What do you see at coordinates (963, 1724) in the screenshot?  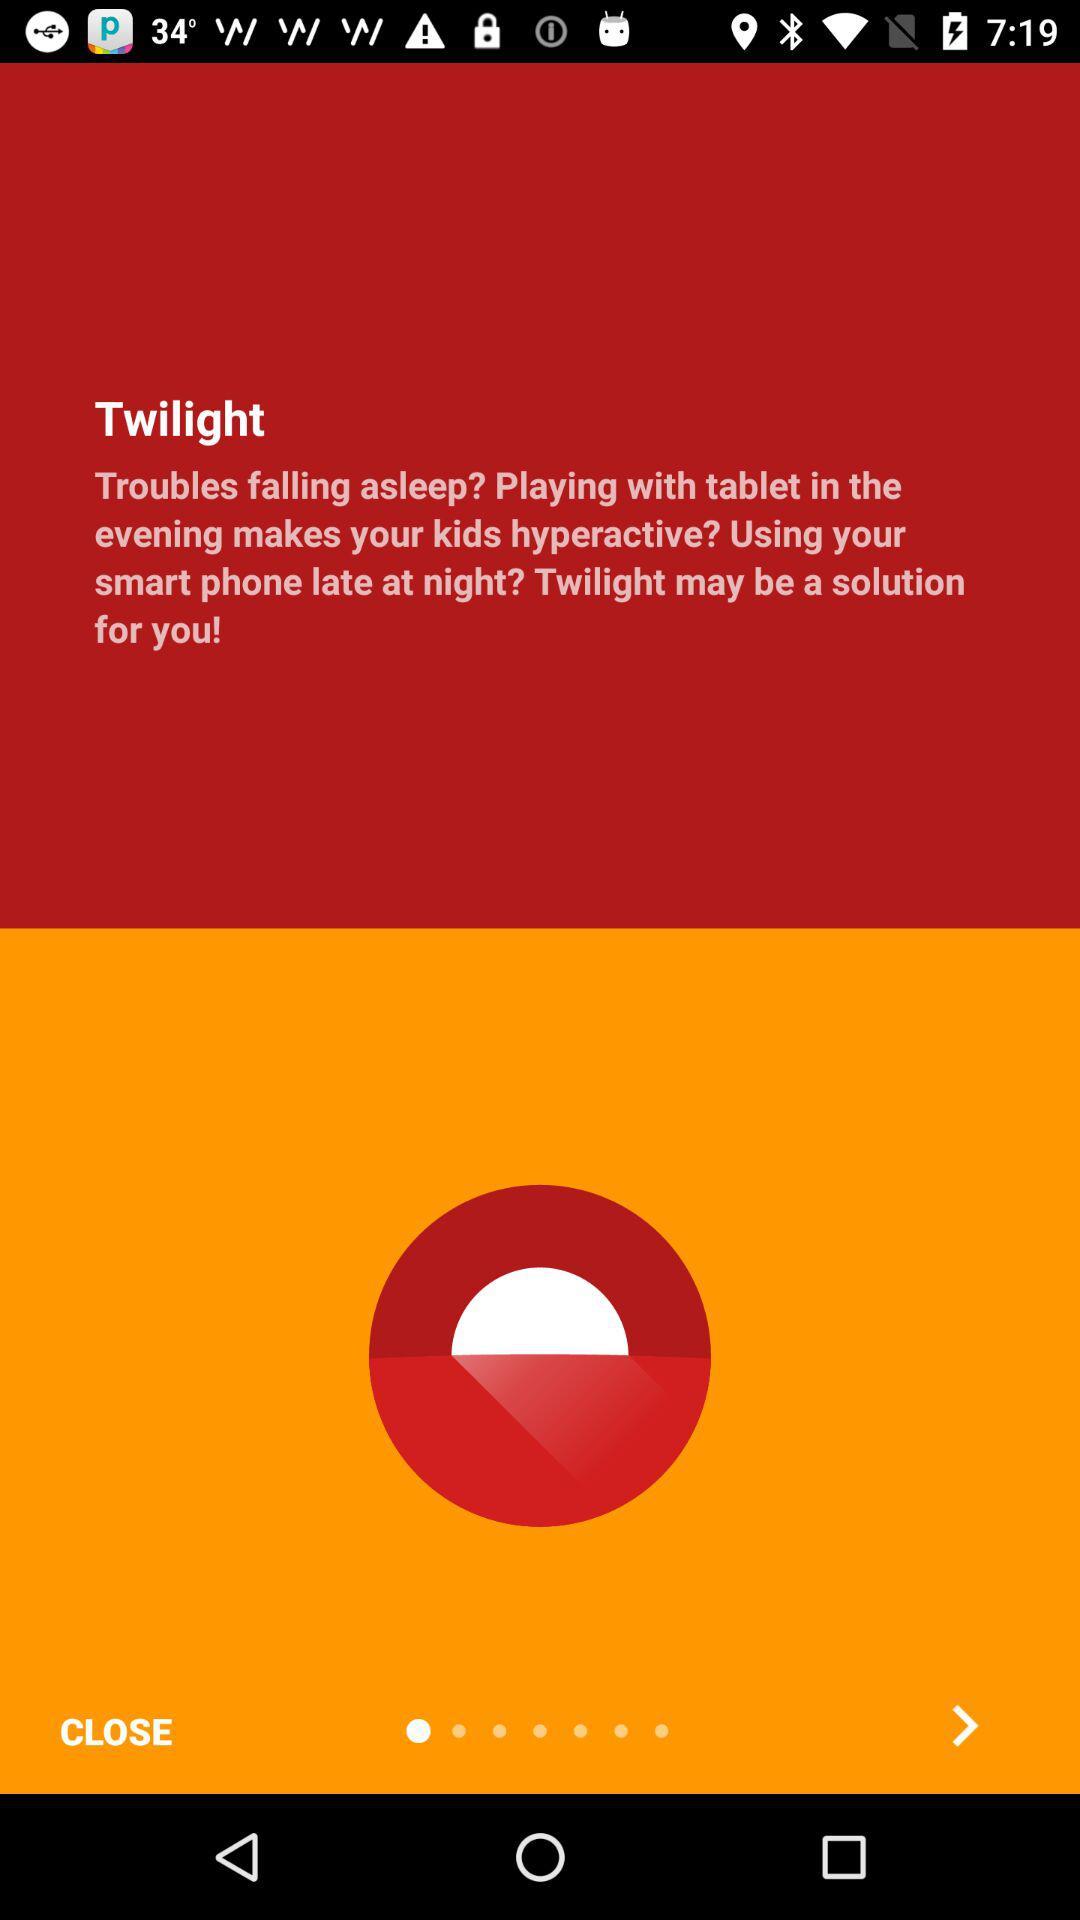 I see `the item below the troubles falling asleep` at bounding box center [963, 1724].